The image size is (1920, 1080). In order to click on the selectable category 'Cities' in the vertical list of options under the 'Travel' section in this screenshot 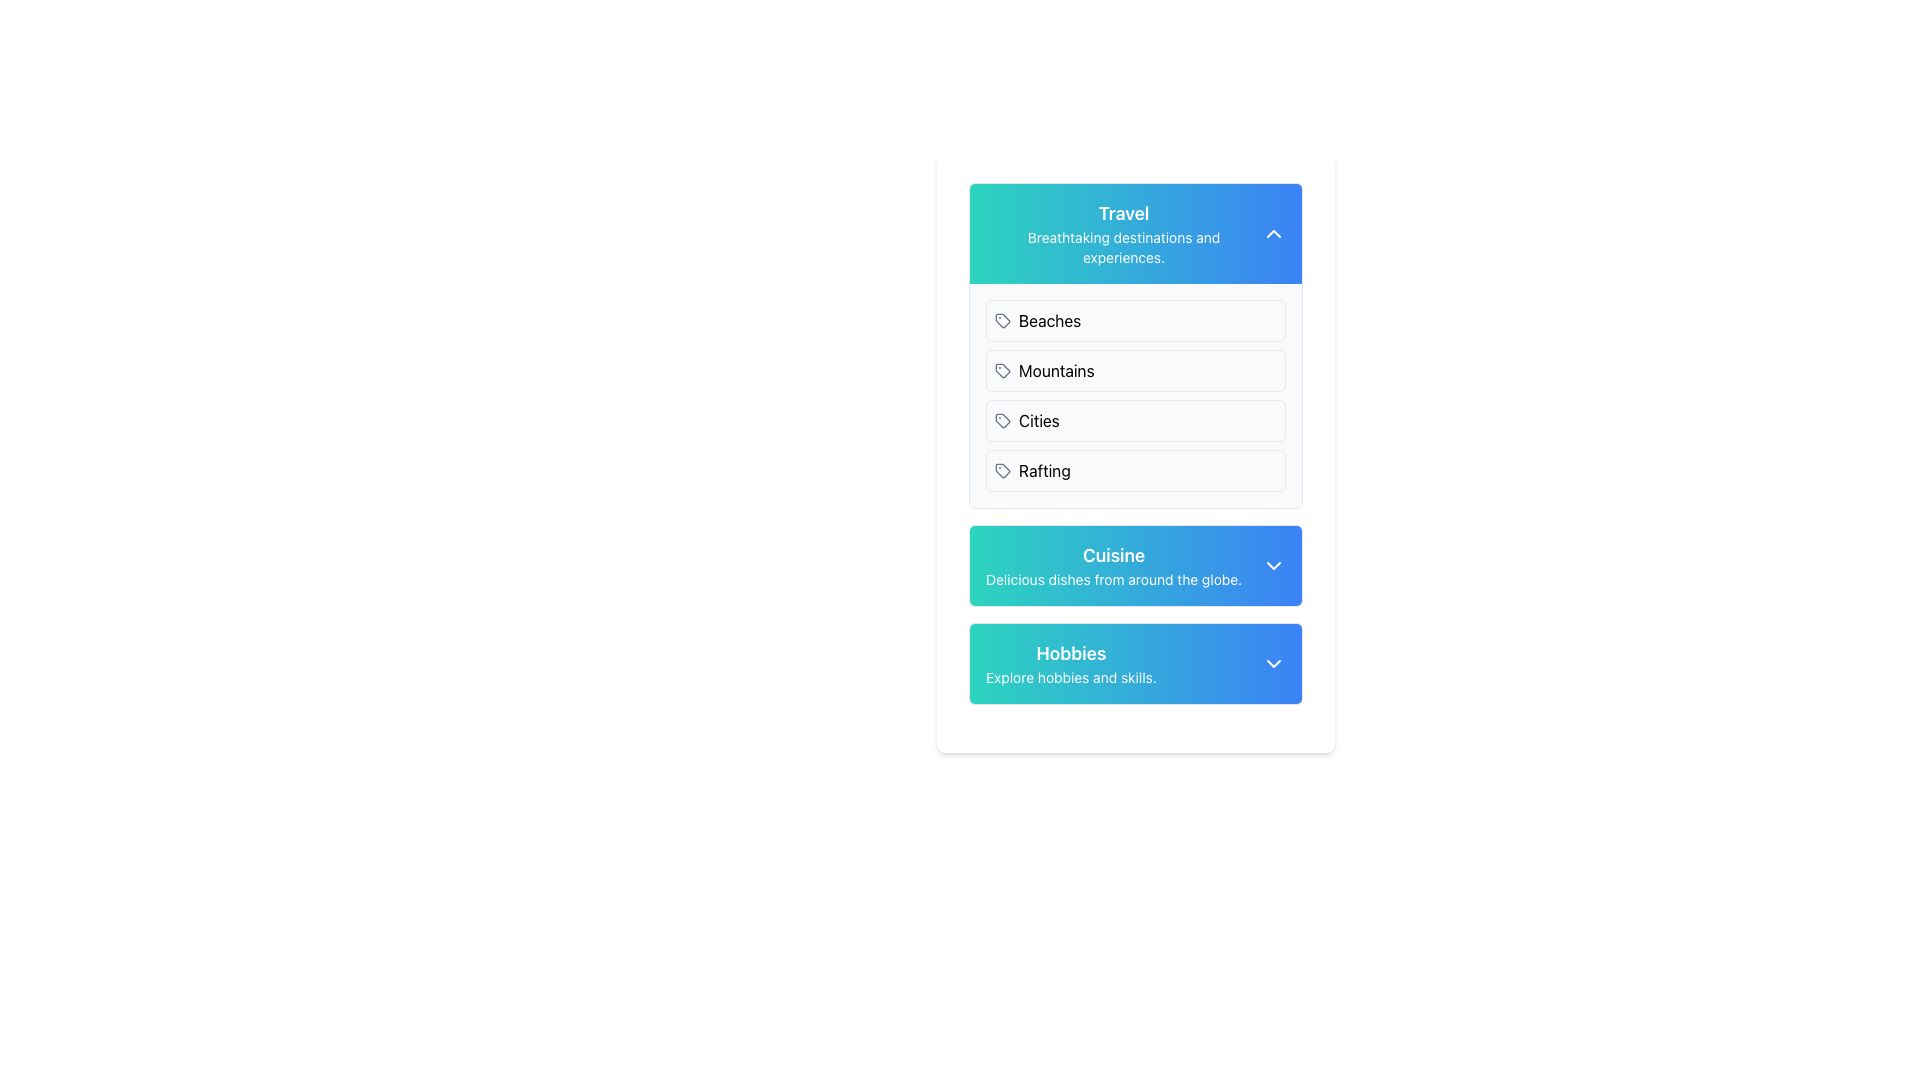, I will do `click(1136, 419)`.